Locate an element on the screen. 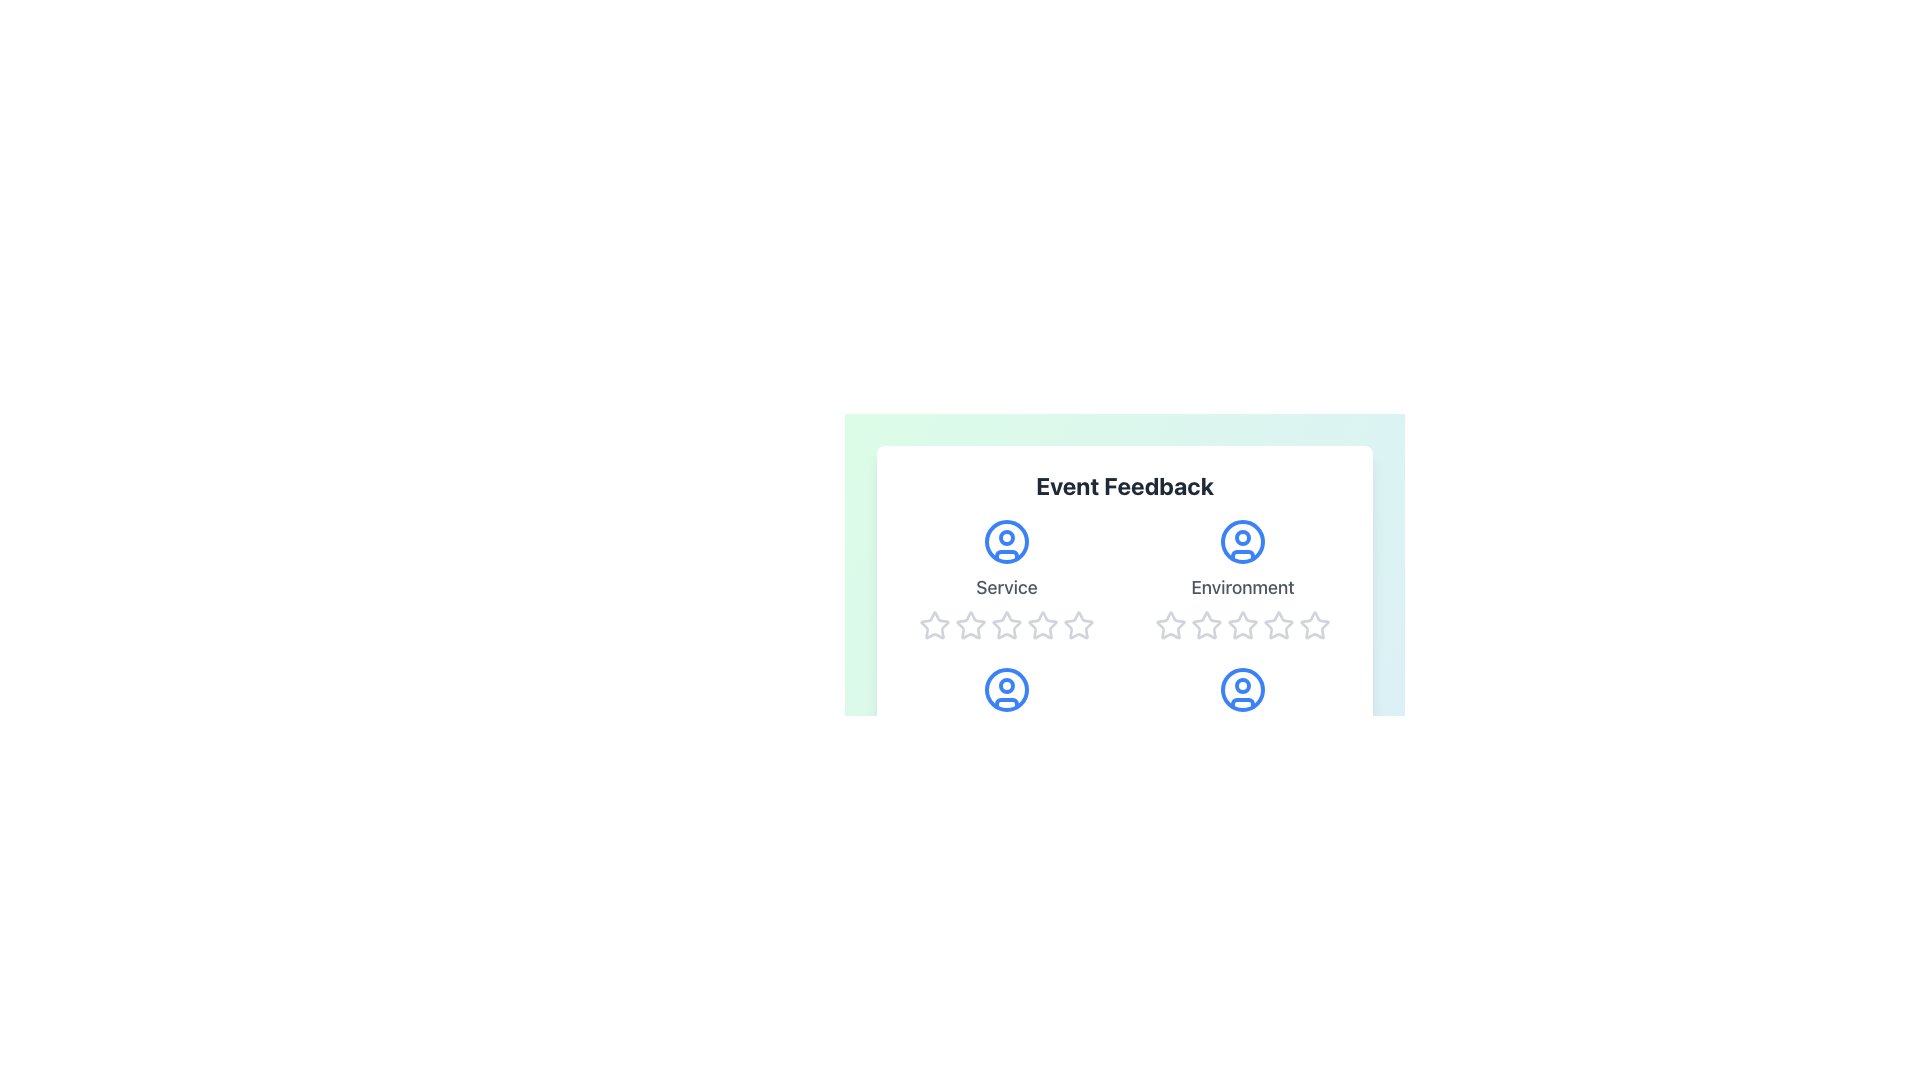 The height and width of the screenshot is (1080, 1920). the user icon in the Feedback Rating Component, which is styled in blue and positioned above the 'Environment' label is located at coordinates (1242, 579).